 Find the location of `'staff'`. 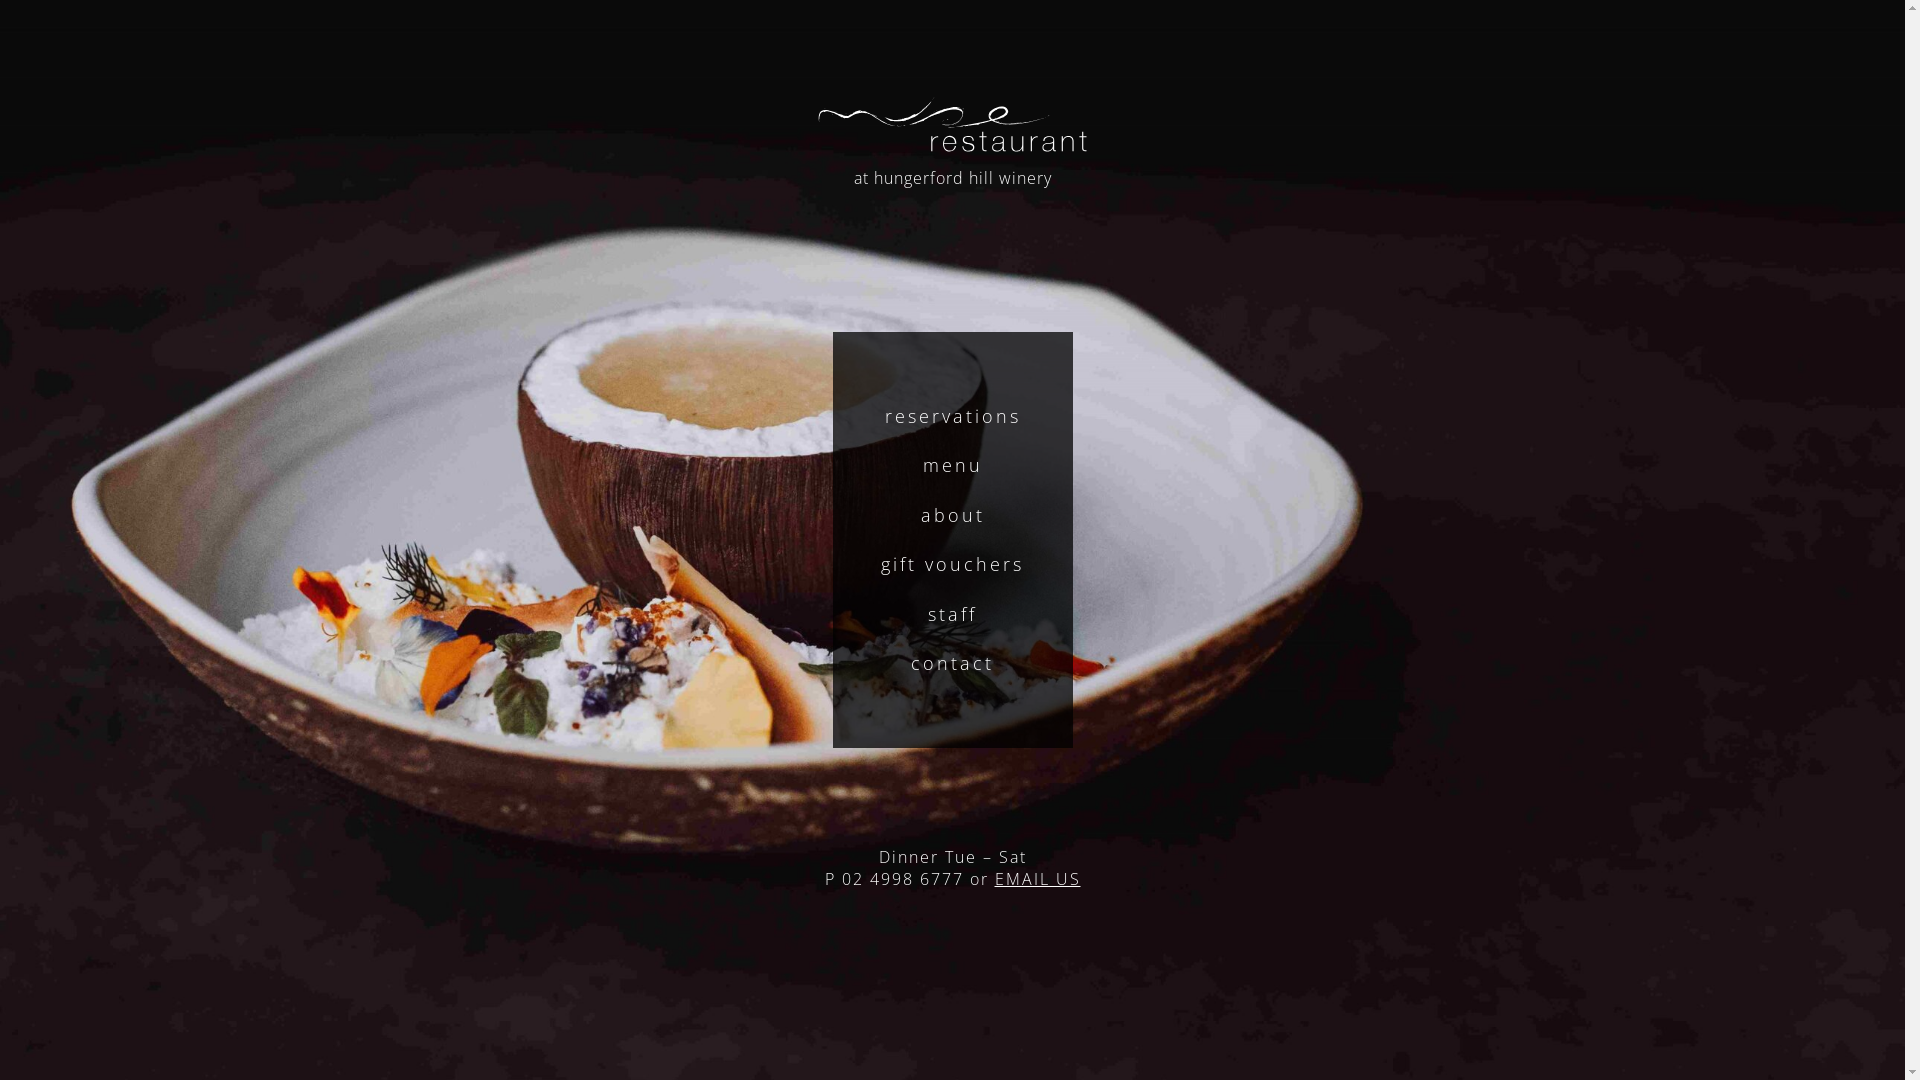

'staff' is located at coordinates (950, 612).